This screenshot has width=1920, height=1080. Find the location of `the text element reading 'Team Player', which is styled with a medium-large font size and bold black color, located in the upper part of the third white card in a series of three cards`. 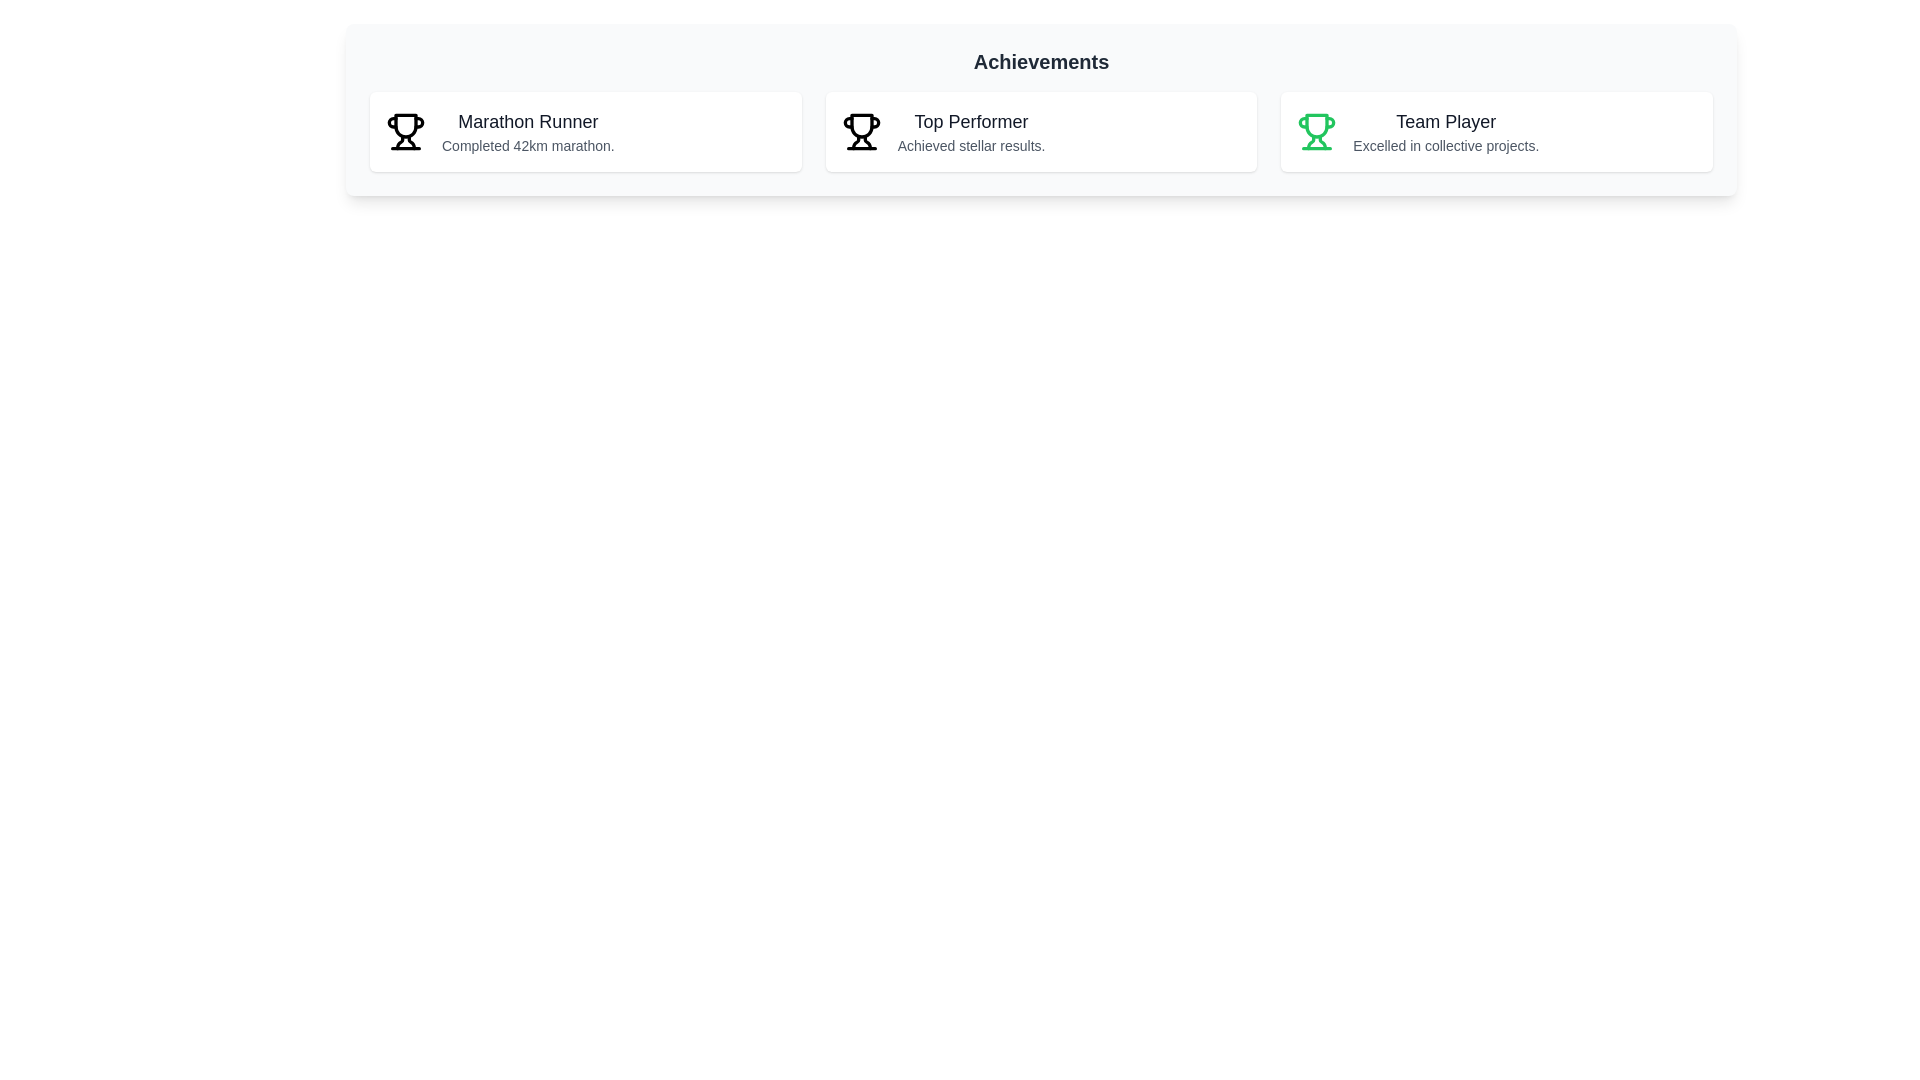

the text element reading 'Team Player', which is styled with a medium-large font size and bold black color, located in the upper part of the third white card in a series of three cards is located at coordinates (1446, 122).